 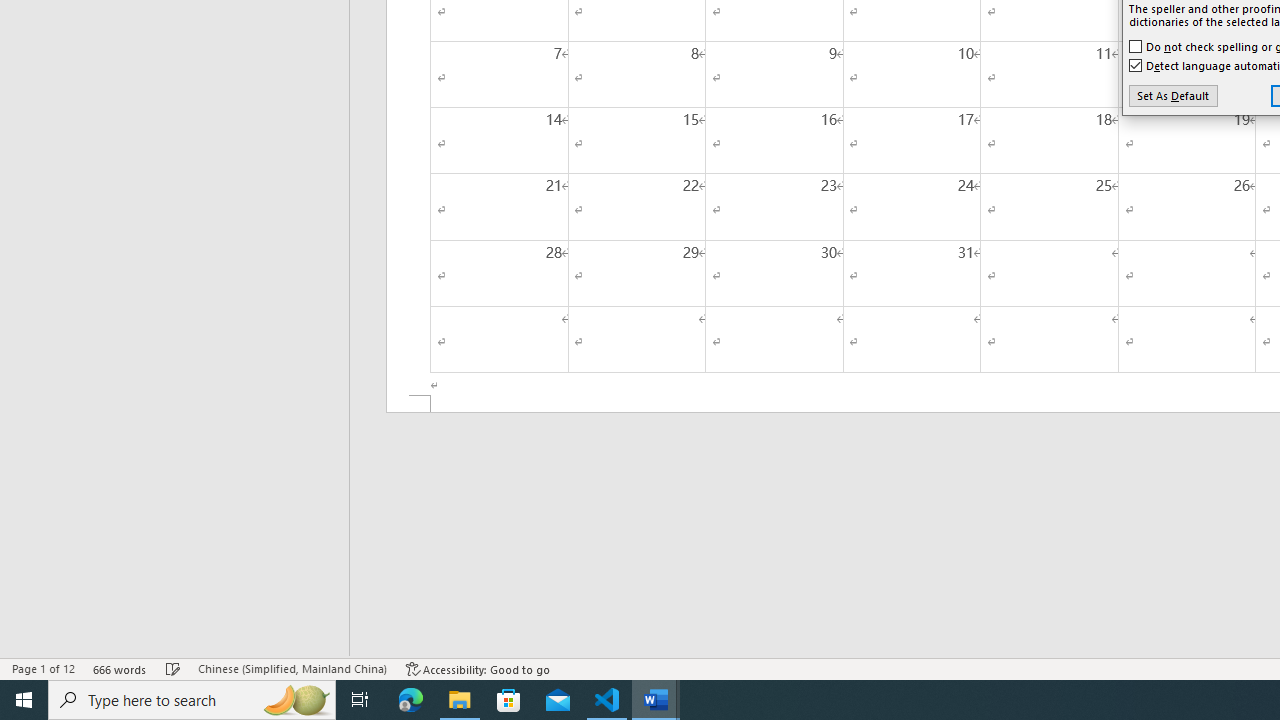 What do you see at coordinates (192, 698) in the screenshot?
I see `'Type here to search'` at bounding box center [192, 698].